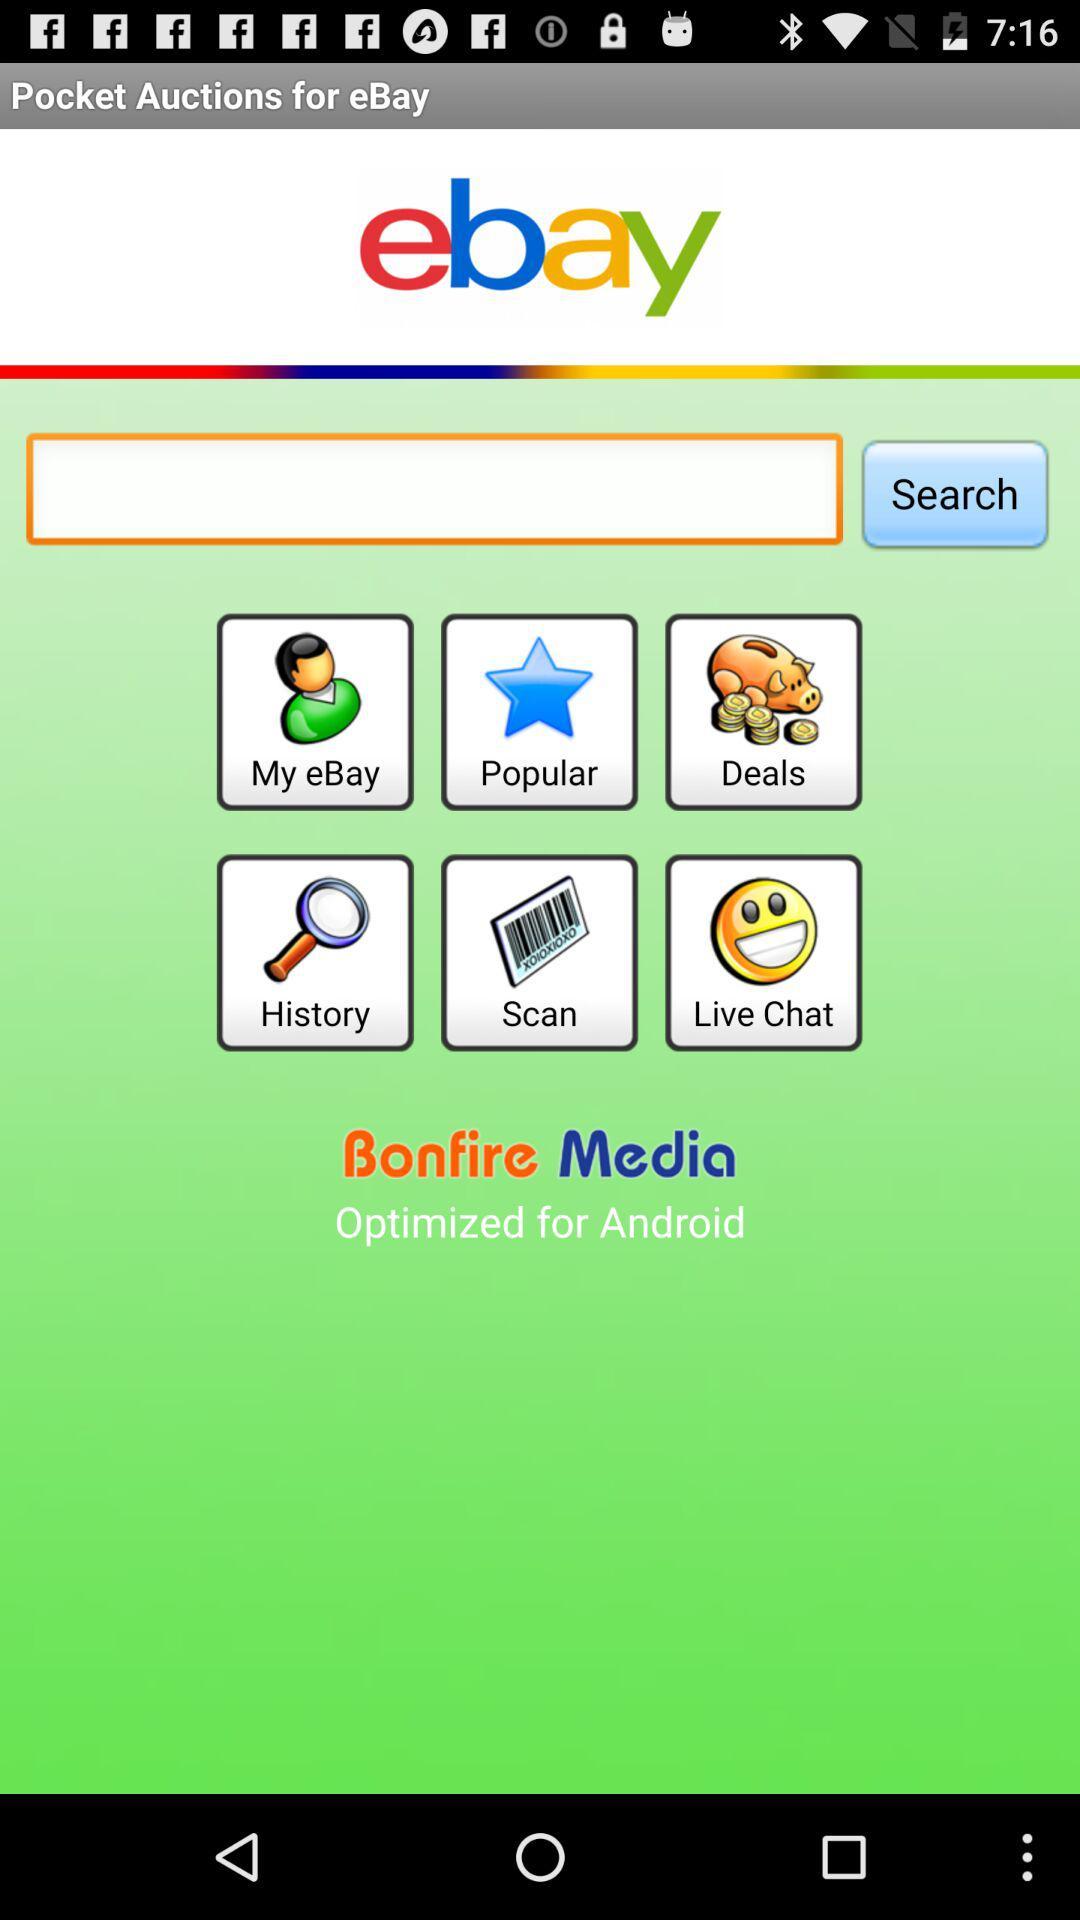 This screenshot has height=1920, width=1080. Describe the element at coordinates (538, 712) in the screenshot. I see `the icon above the scan` at that location.